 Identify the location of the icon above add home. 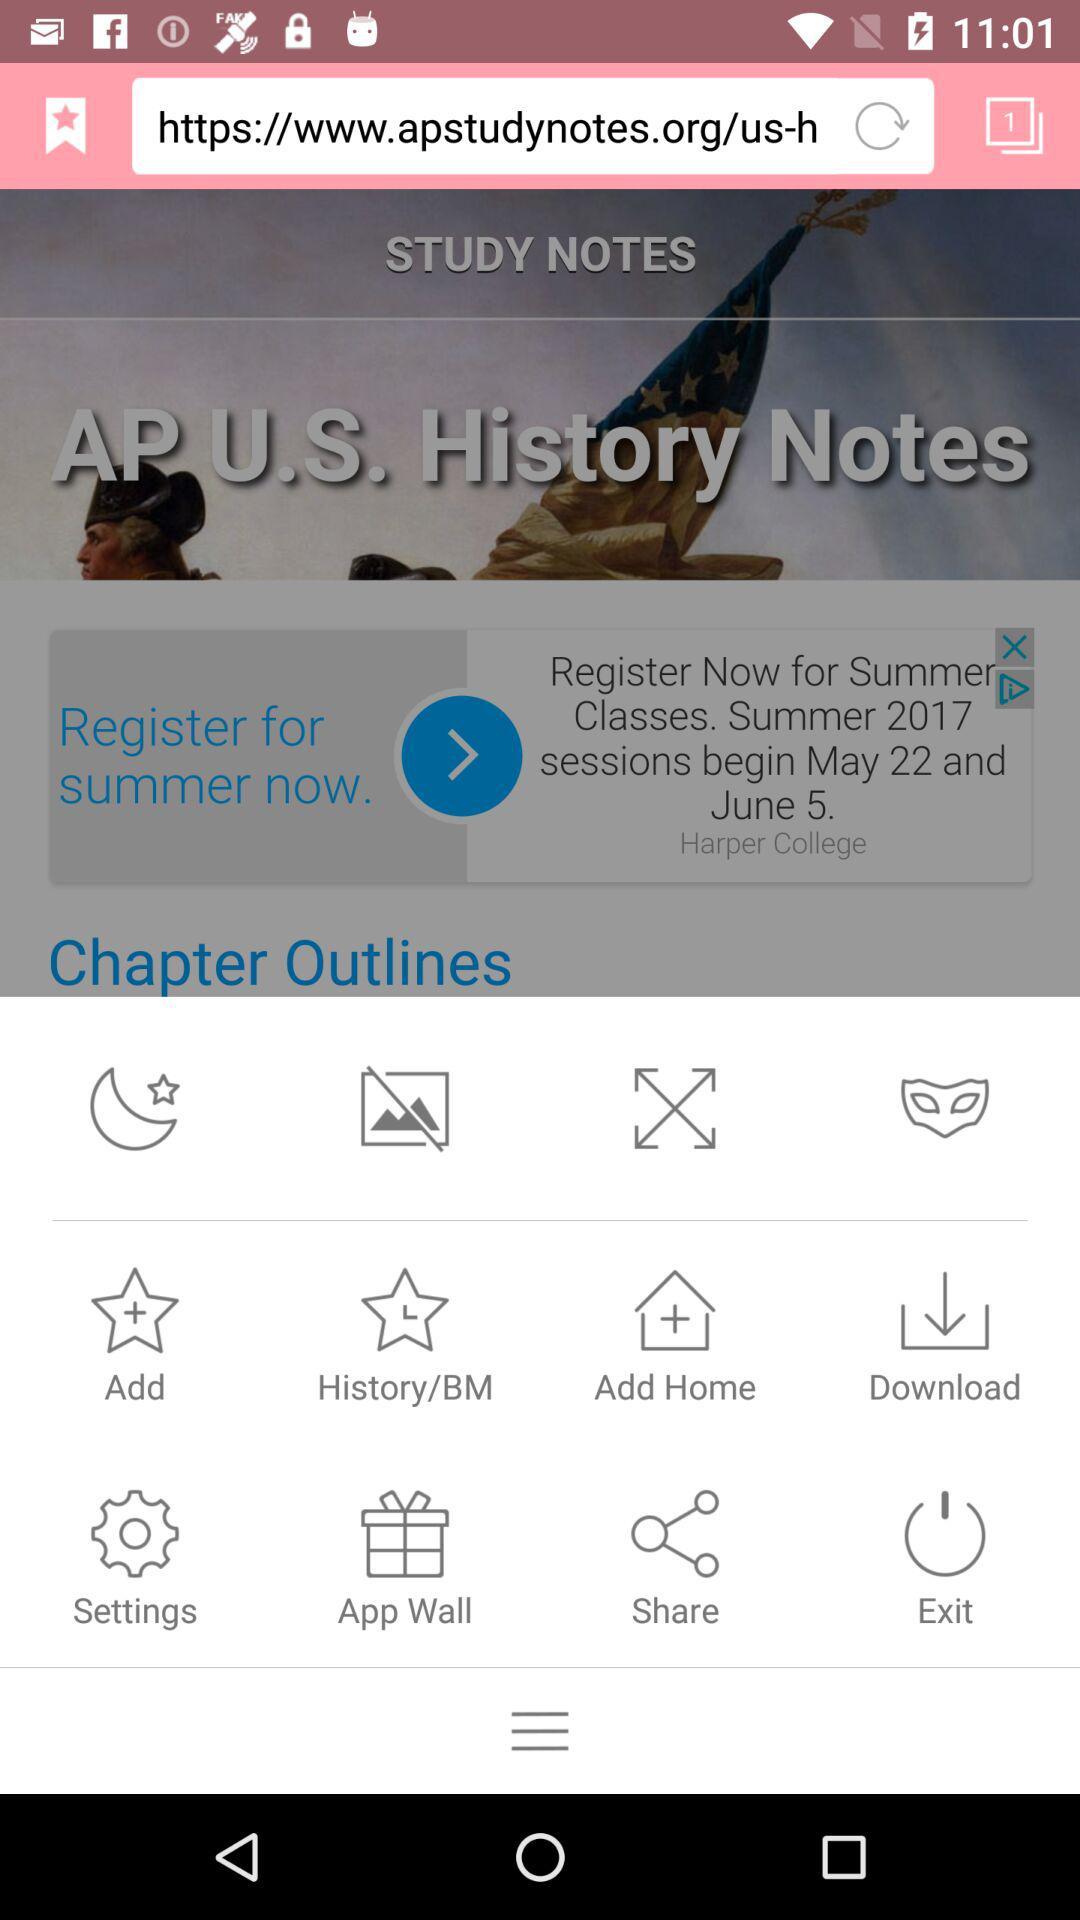
(675, 1310).